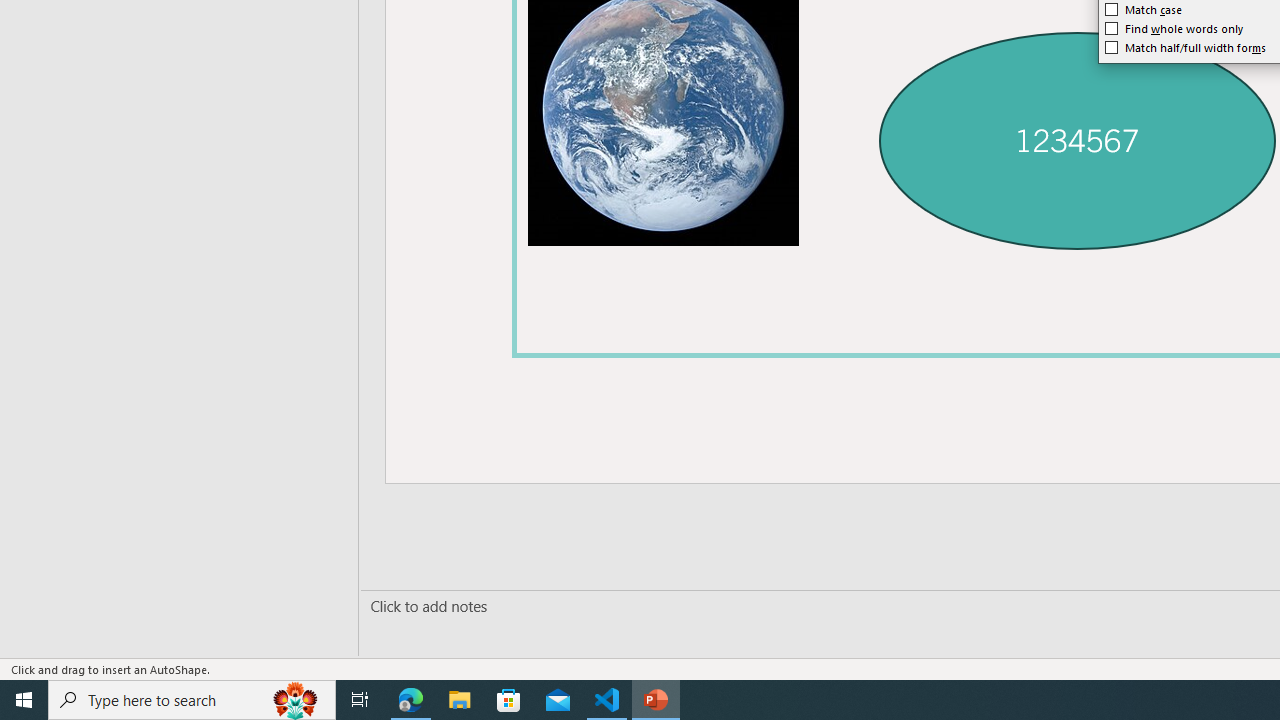 This screenshot has width=1280, height=720. What do you see at coordinates (24, 698) in the screenshot?
I see `'Start'` at bounding box center [24, 698].